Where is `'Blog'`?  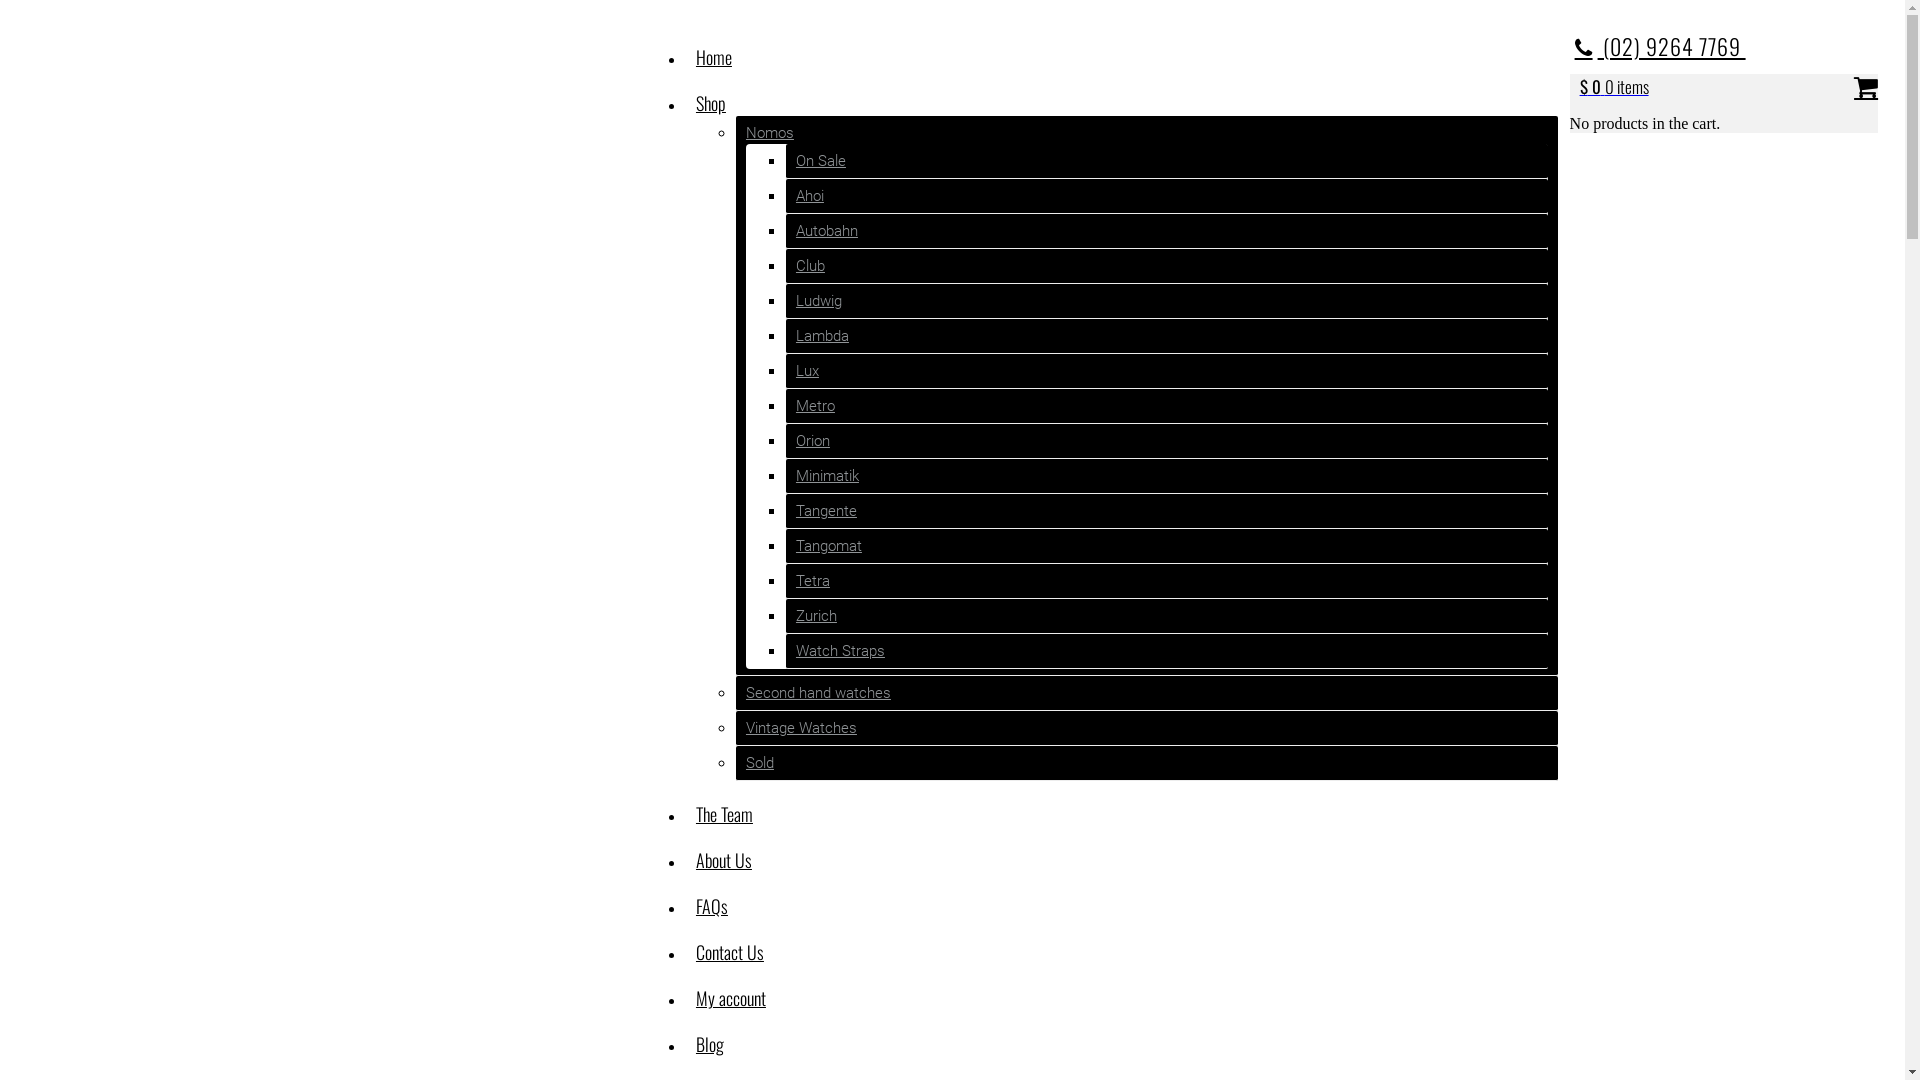 'Blog' is located at coordinates (696, 1043).